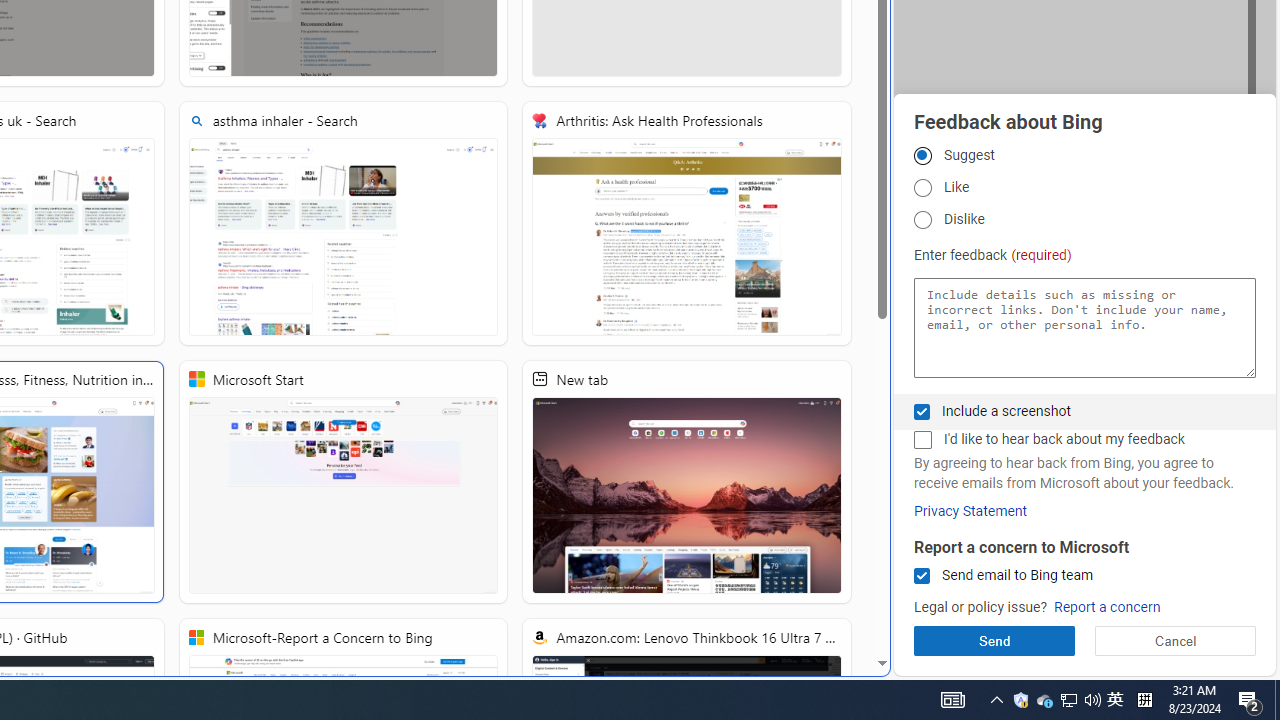  Describe the element at coordinates (921, 154) in the screenshot. I see `'Suggest'` at that location.